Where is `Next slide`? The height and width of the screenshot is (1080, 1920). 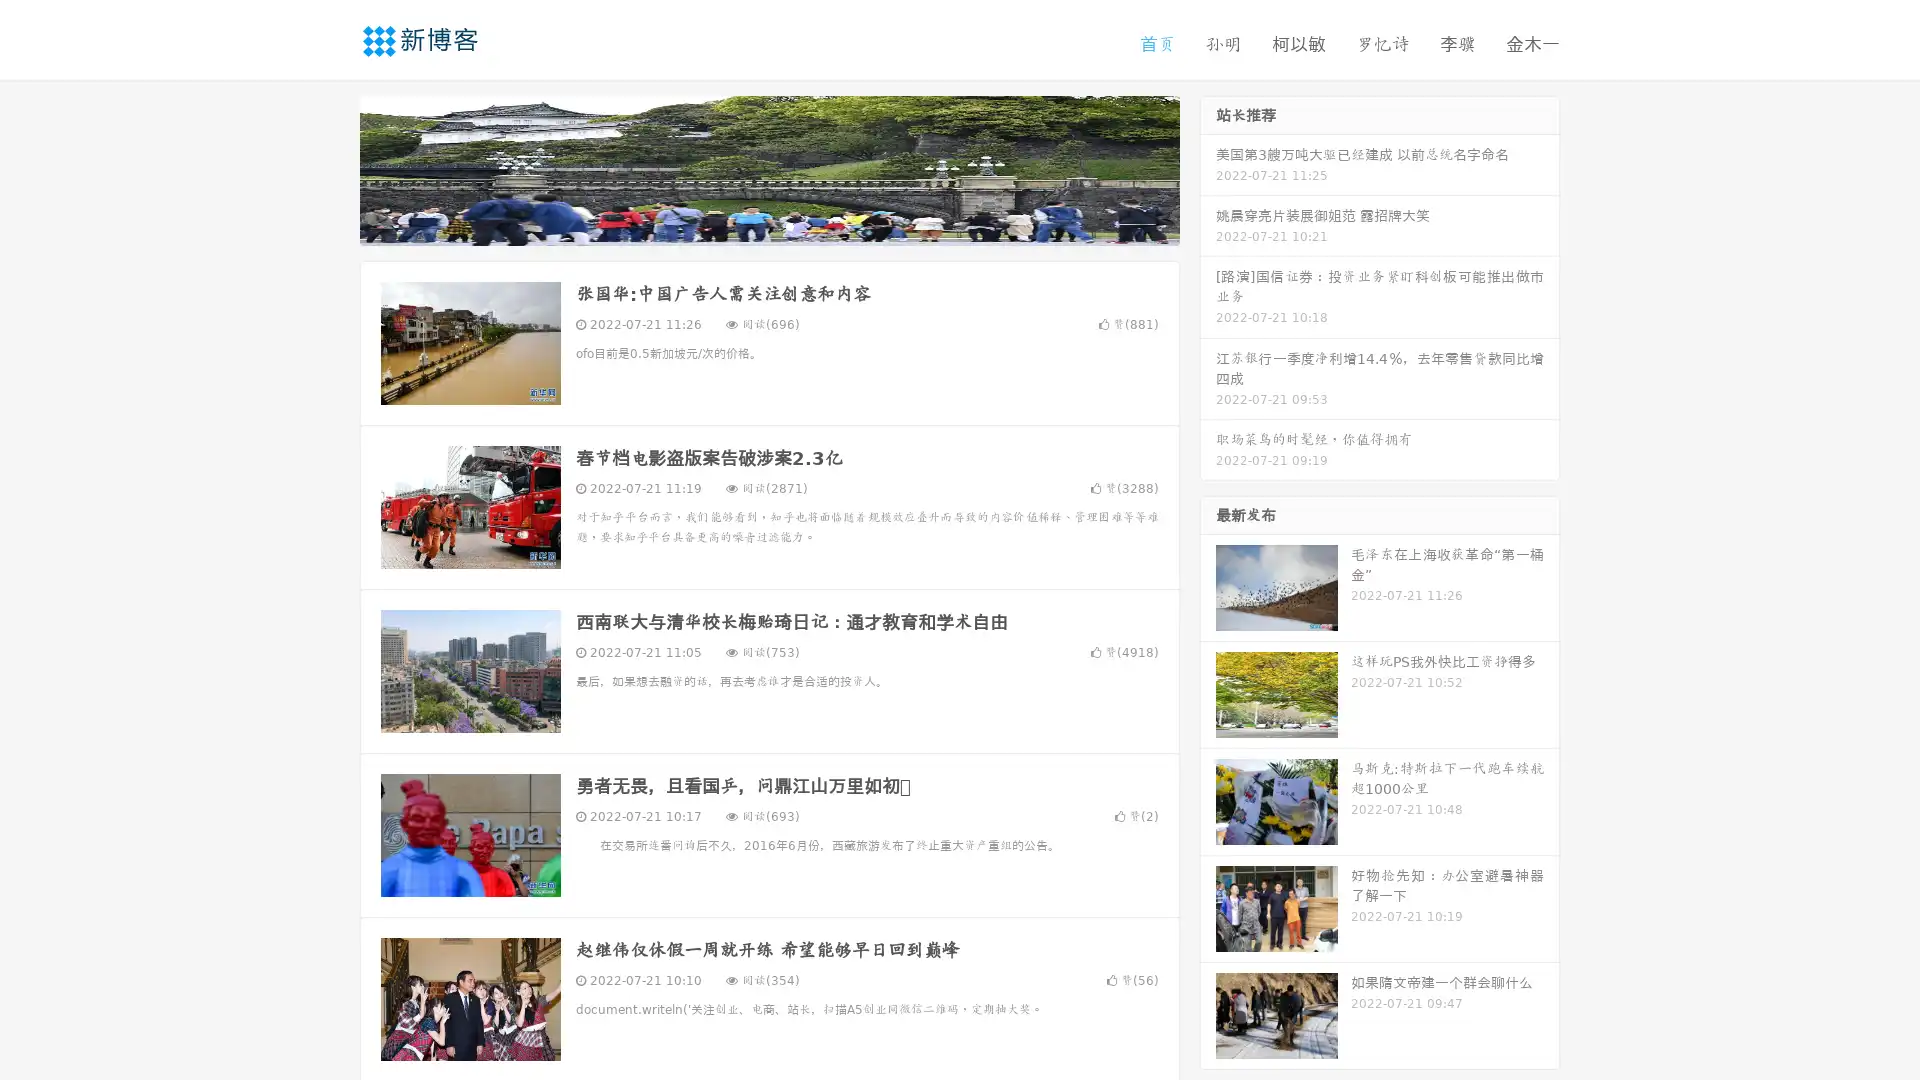
Next slide is located at coordinates (1208, 168).